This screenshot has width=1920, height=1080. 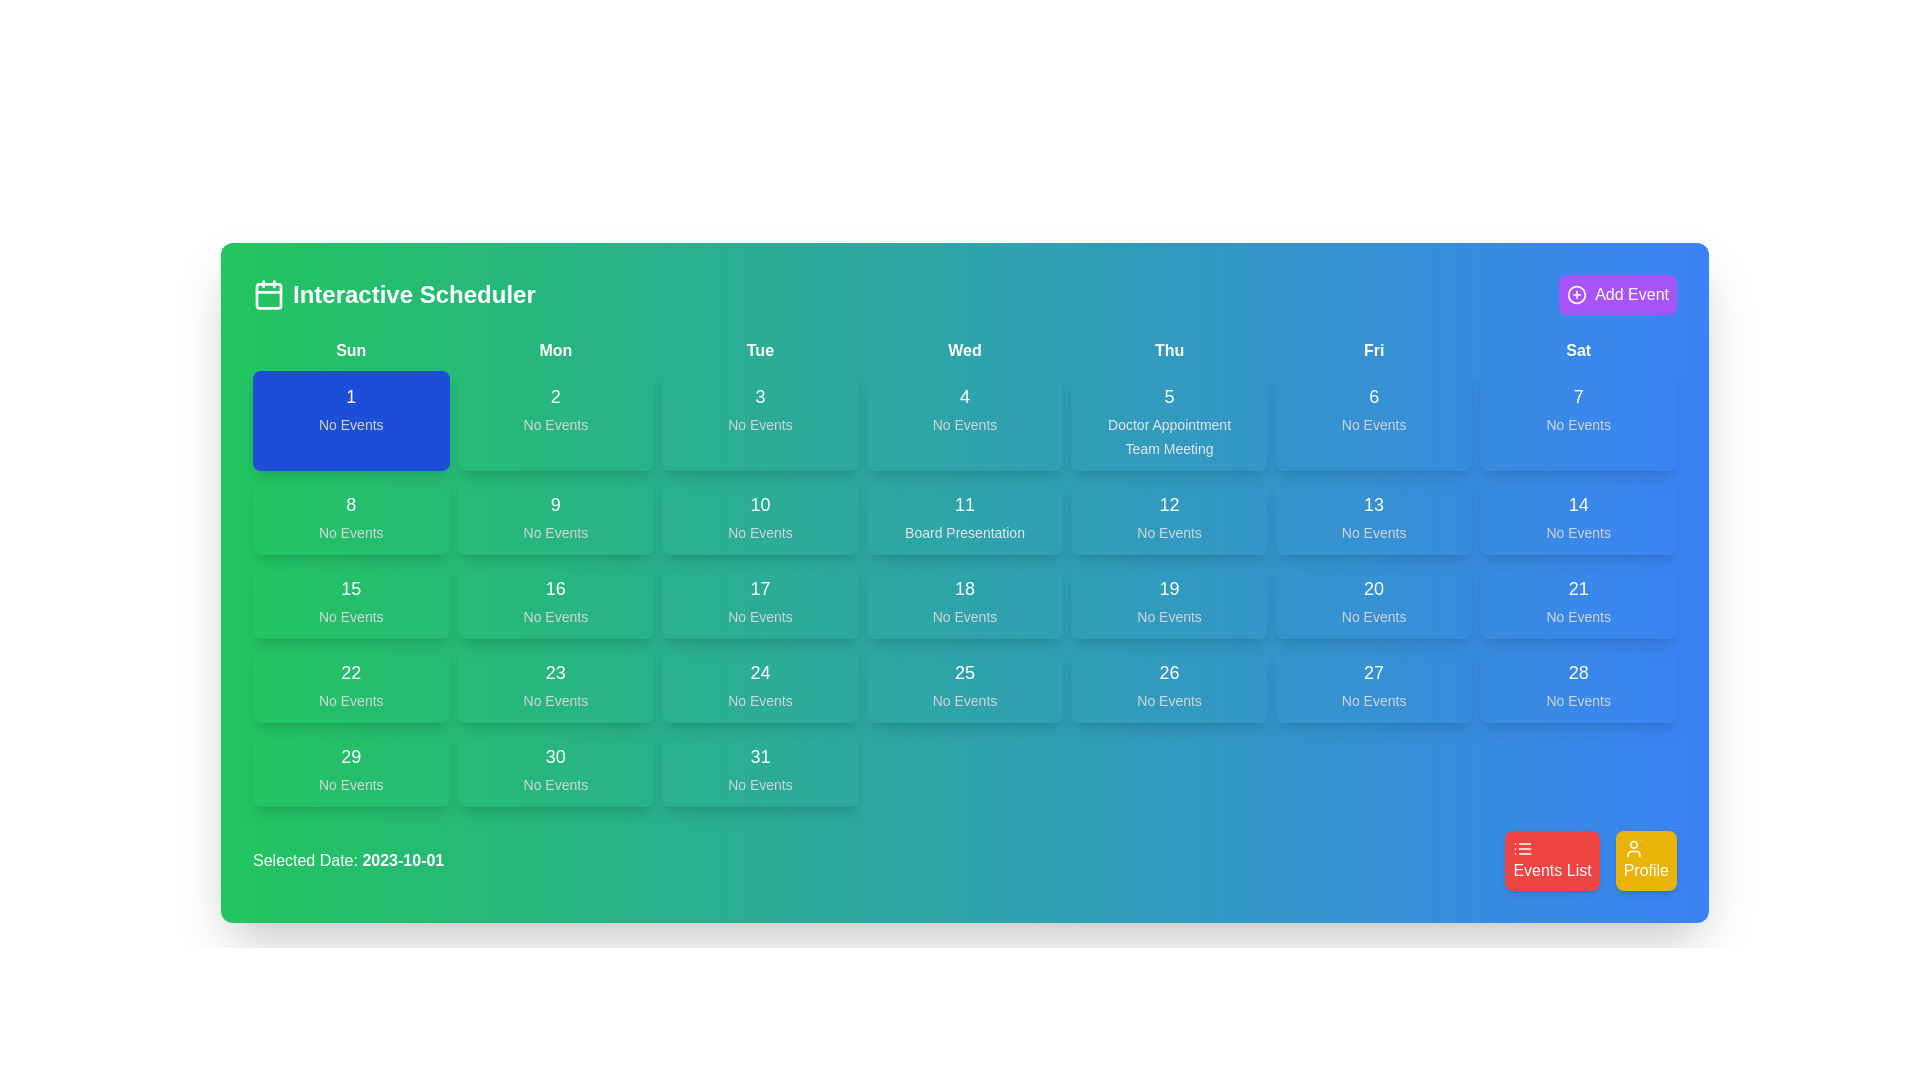 What do you see at coordinates (1618, 294) in the screenshot?
I see `the interactive button located in the upper right corner of the 'Interactive Scheduler'` at bounding box center [1618, 294].